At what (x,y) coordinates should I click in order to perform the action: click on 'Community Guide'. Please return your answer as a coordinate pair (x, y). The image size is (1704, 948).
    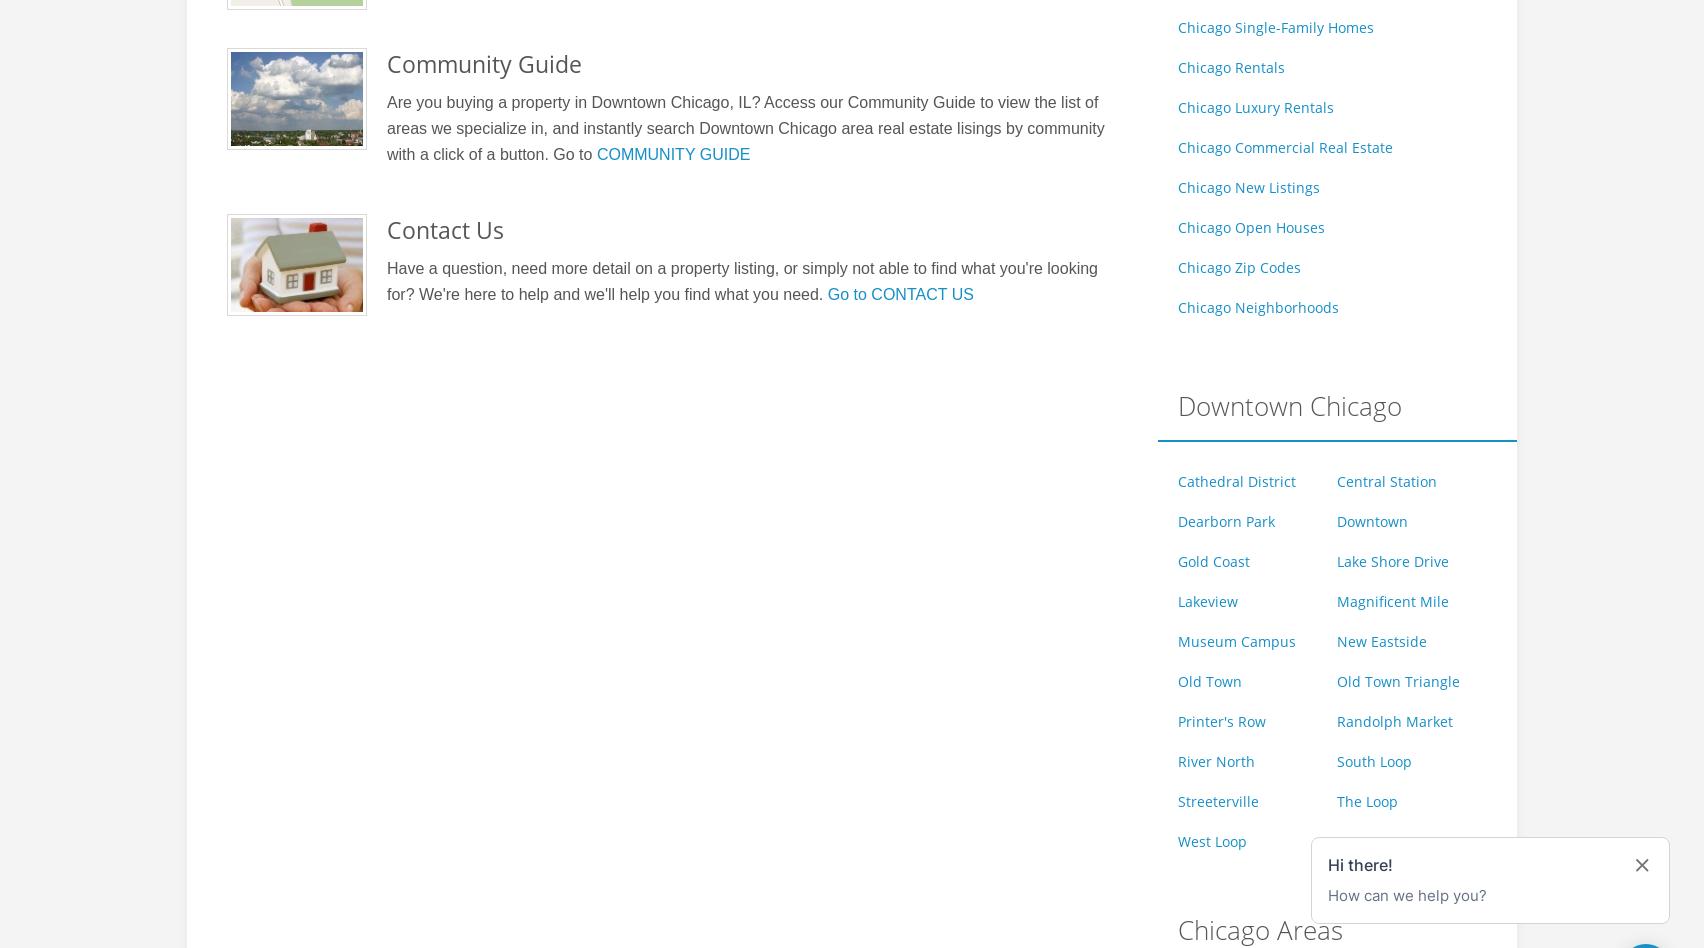
    Looking at the image, I should click on (385, 63).